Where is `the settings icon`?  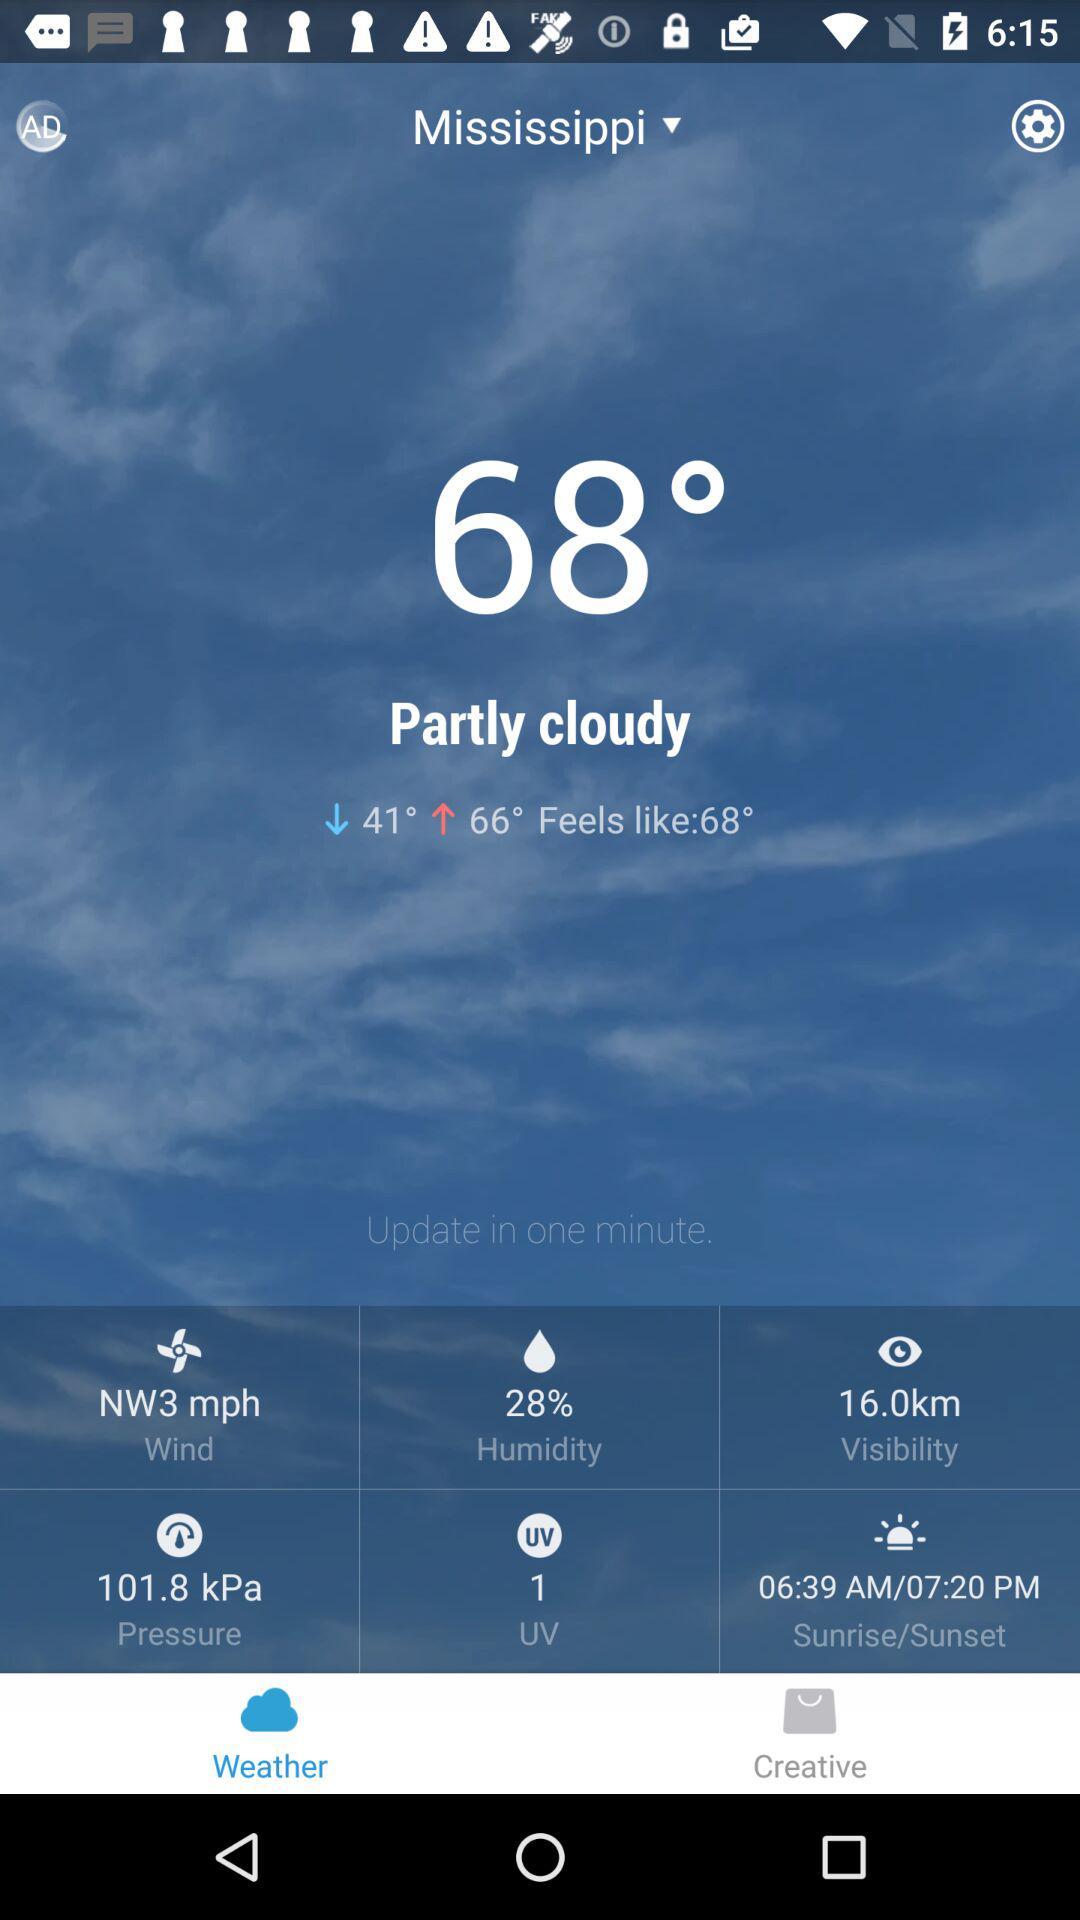 the settings icon is located at coordinates (1036, 133).